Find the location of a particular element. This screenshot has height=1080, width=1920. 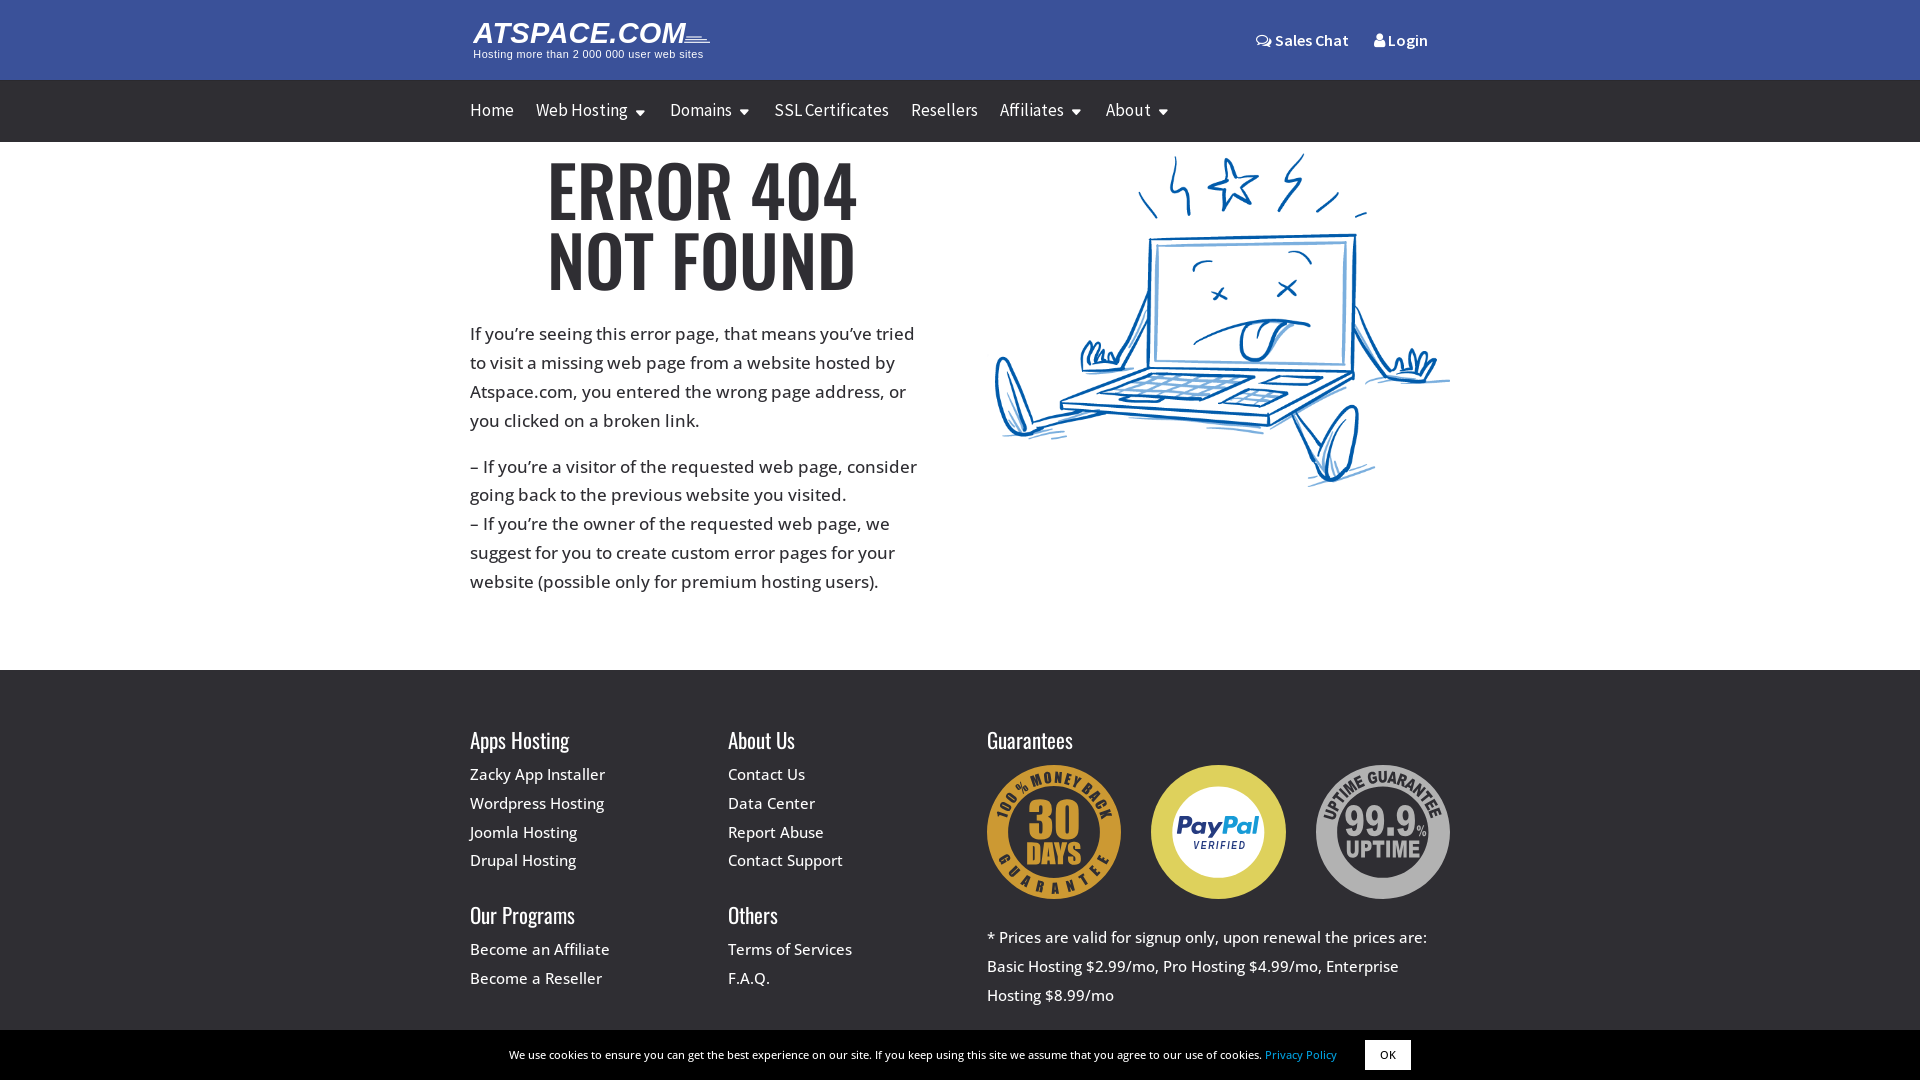

'Affiliates' is located at coordinates (1040, 122).